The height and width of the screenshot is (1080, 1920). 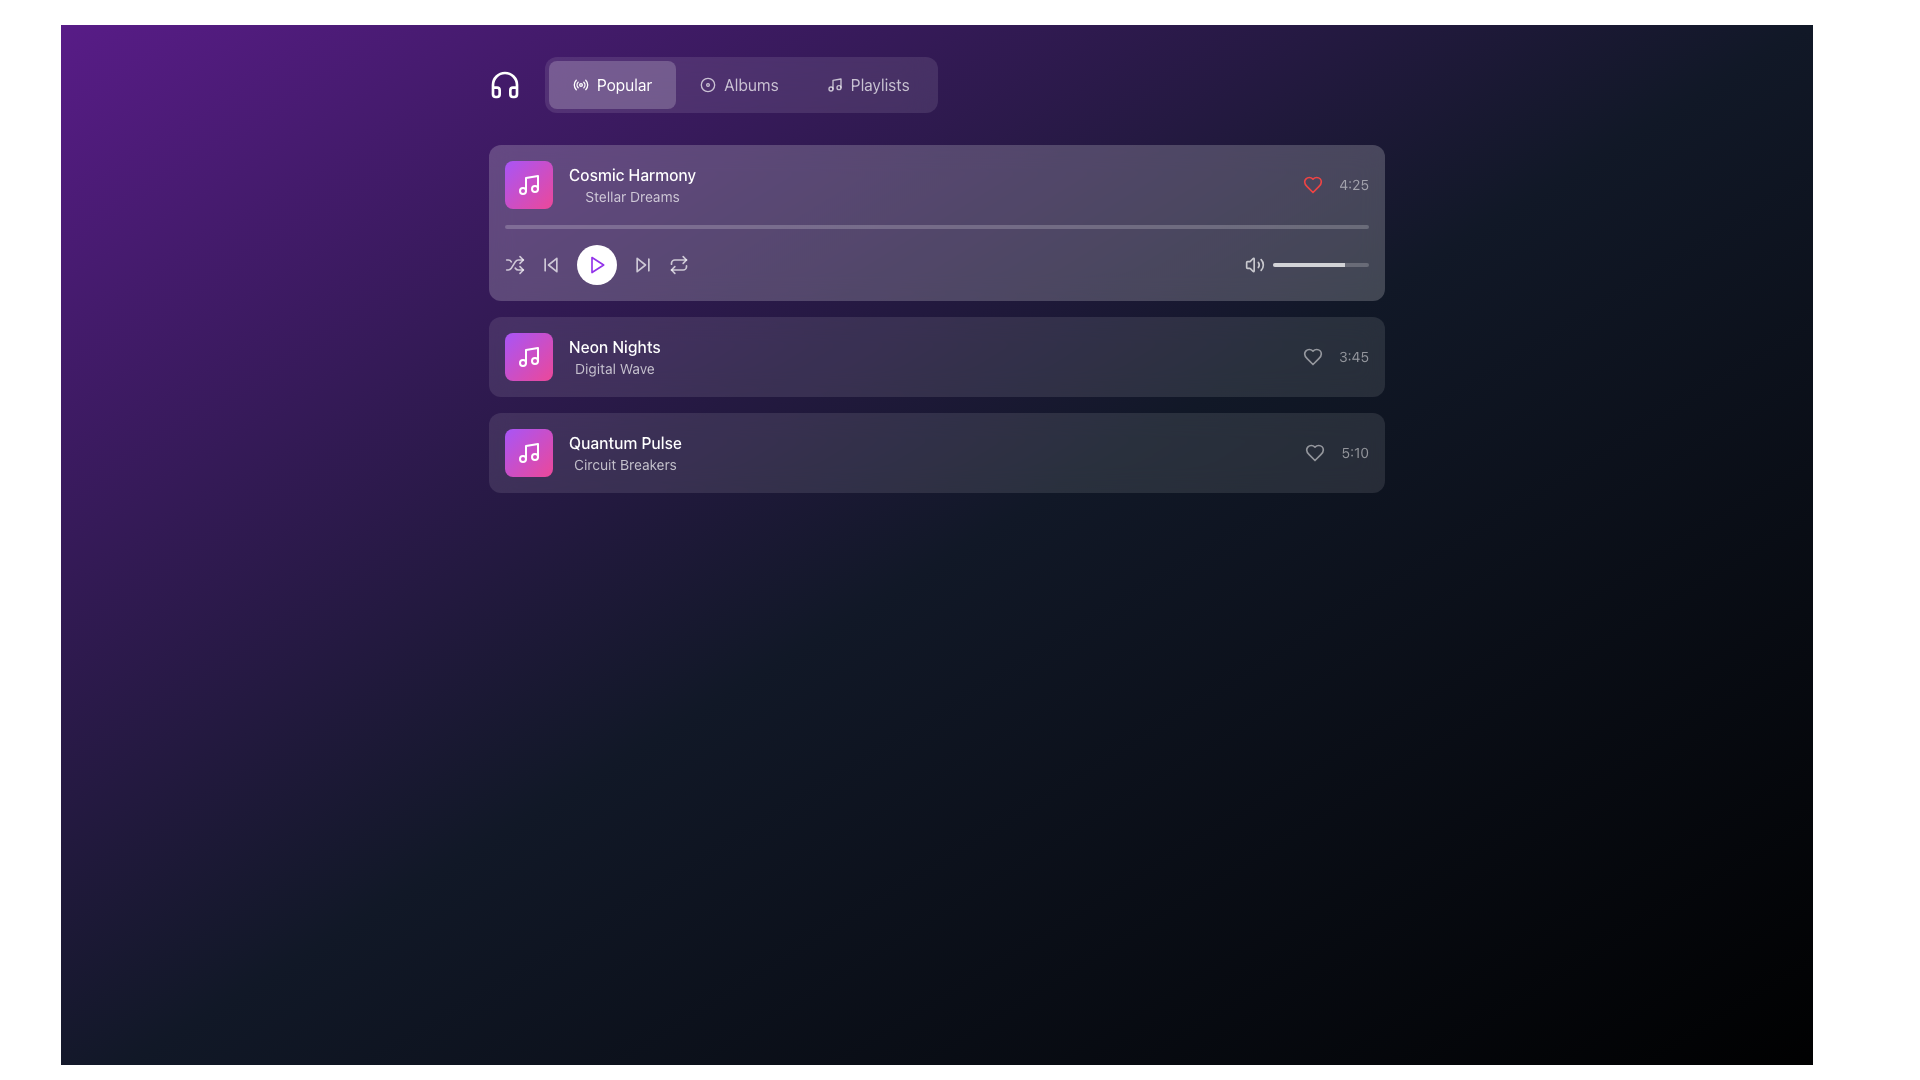 What do you see at coordinates (552, 264) in the screenshot?
I see `the skip-back icon in the playback controls for the 'Cosmic Harmony' track` at bounding box center [552, 264].